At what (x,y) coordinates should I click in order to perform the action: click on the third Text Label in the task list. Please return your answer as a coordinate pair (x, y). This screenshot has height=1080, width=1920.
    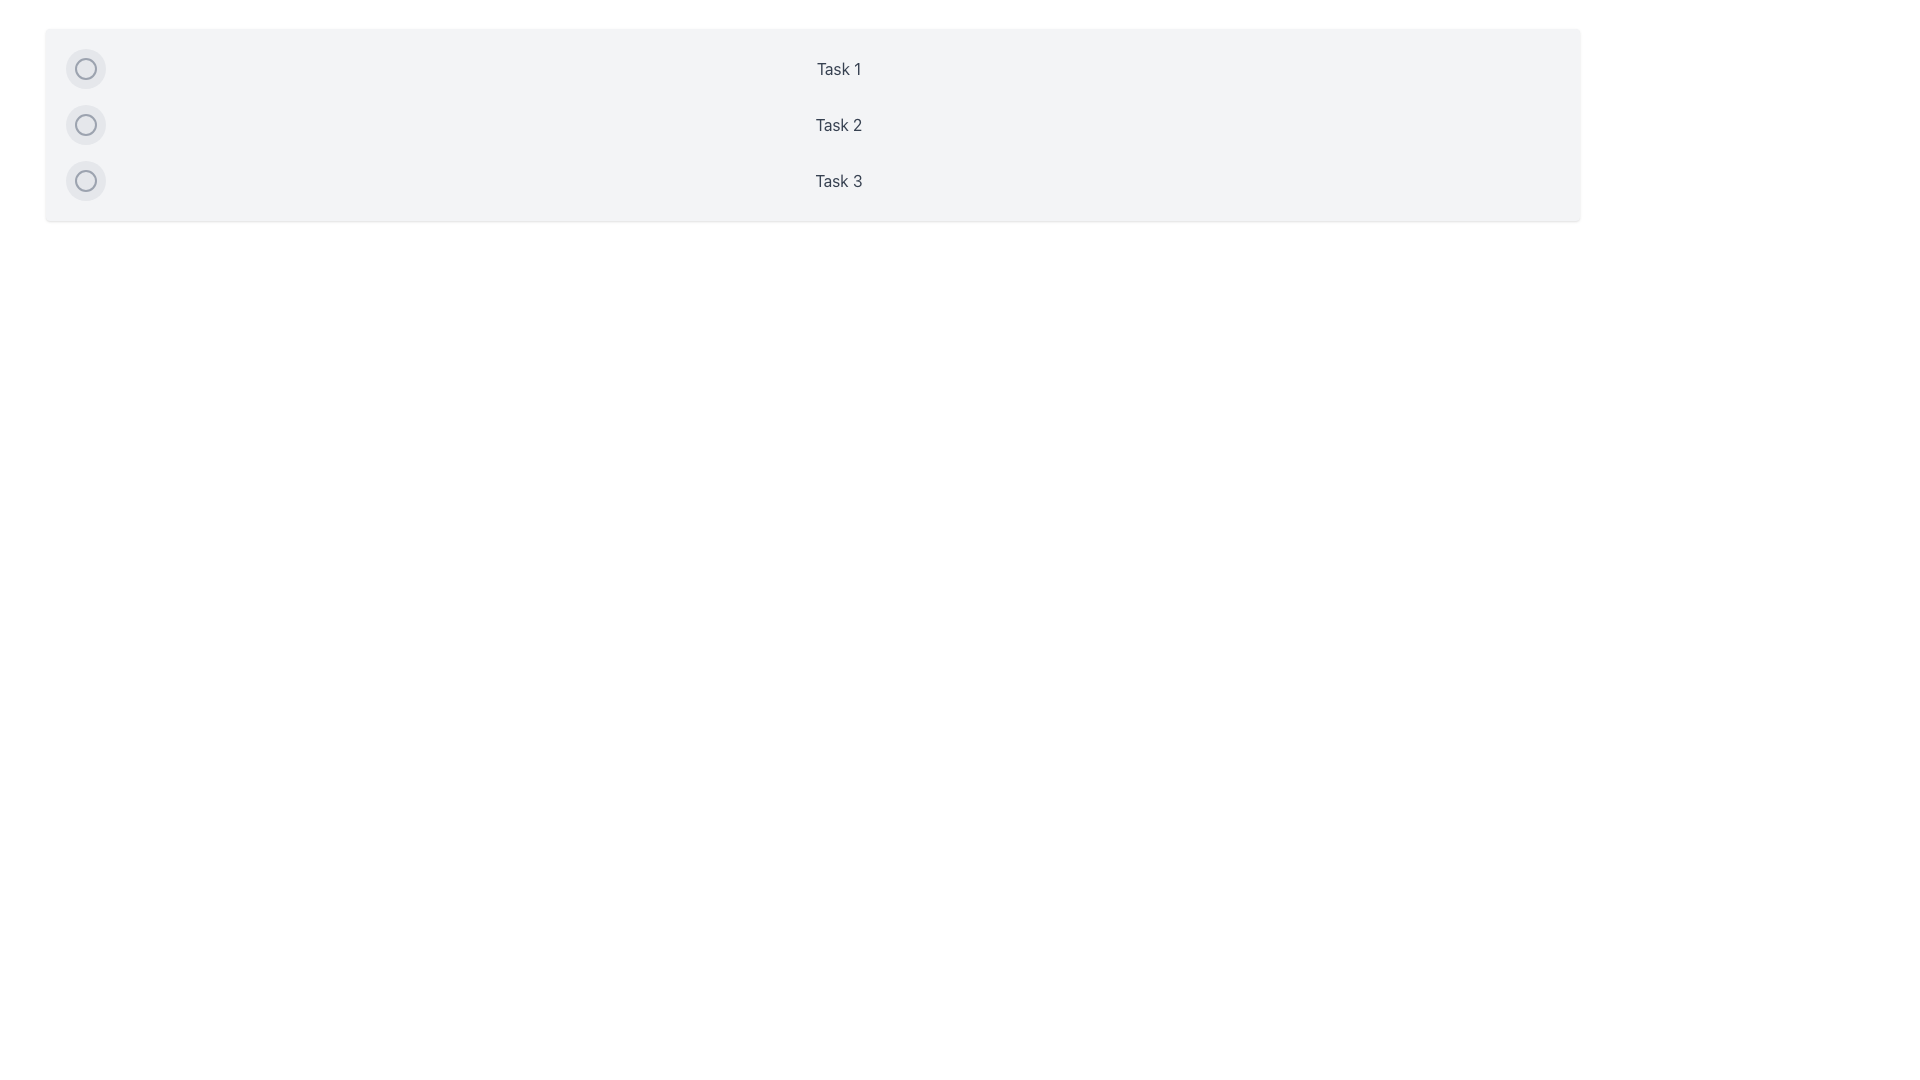
    Looking at the image, I should click on (812, 181).